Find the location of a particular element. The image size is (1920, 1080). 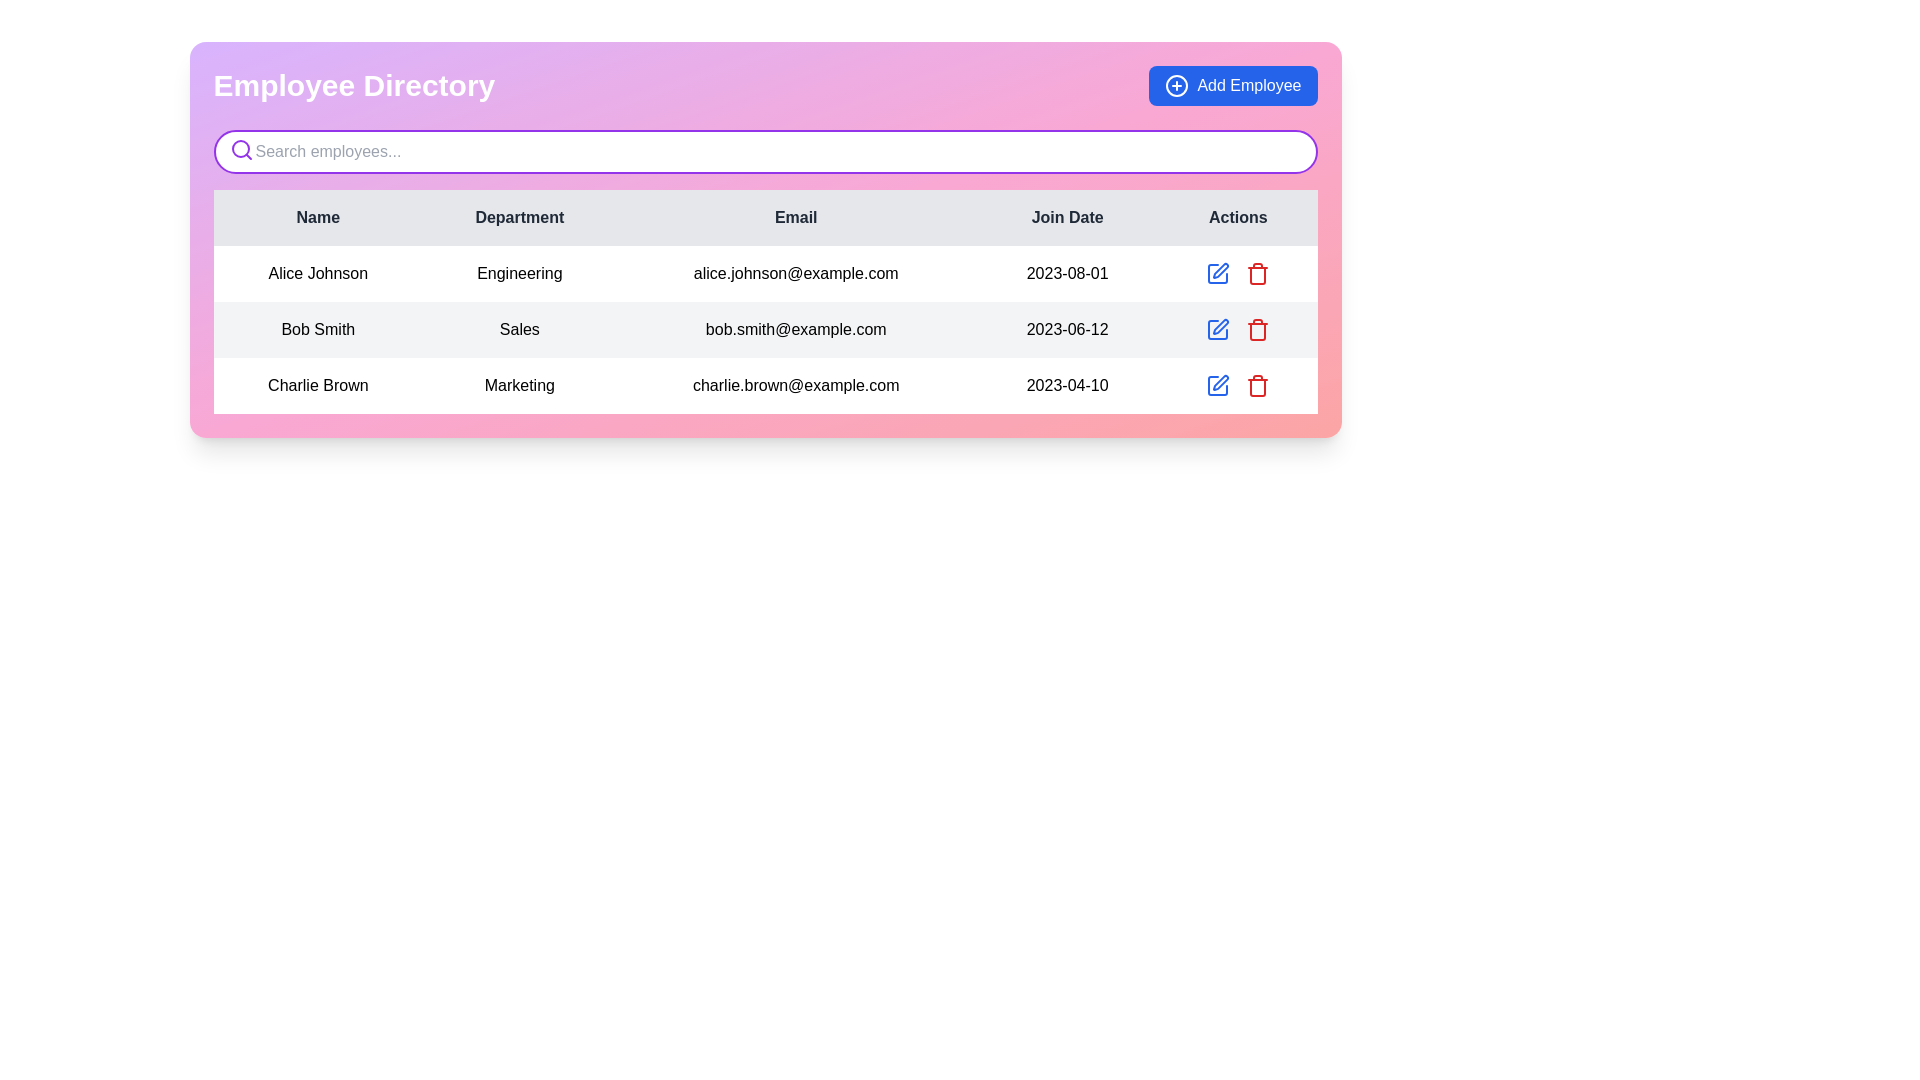

the text label displaying 'Charlie Brown', which is the first column of the last row in a tabular layout is located at coordinates (317, 385).